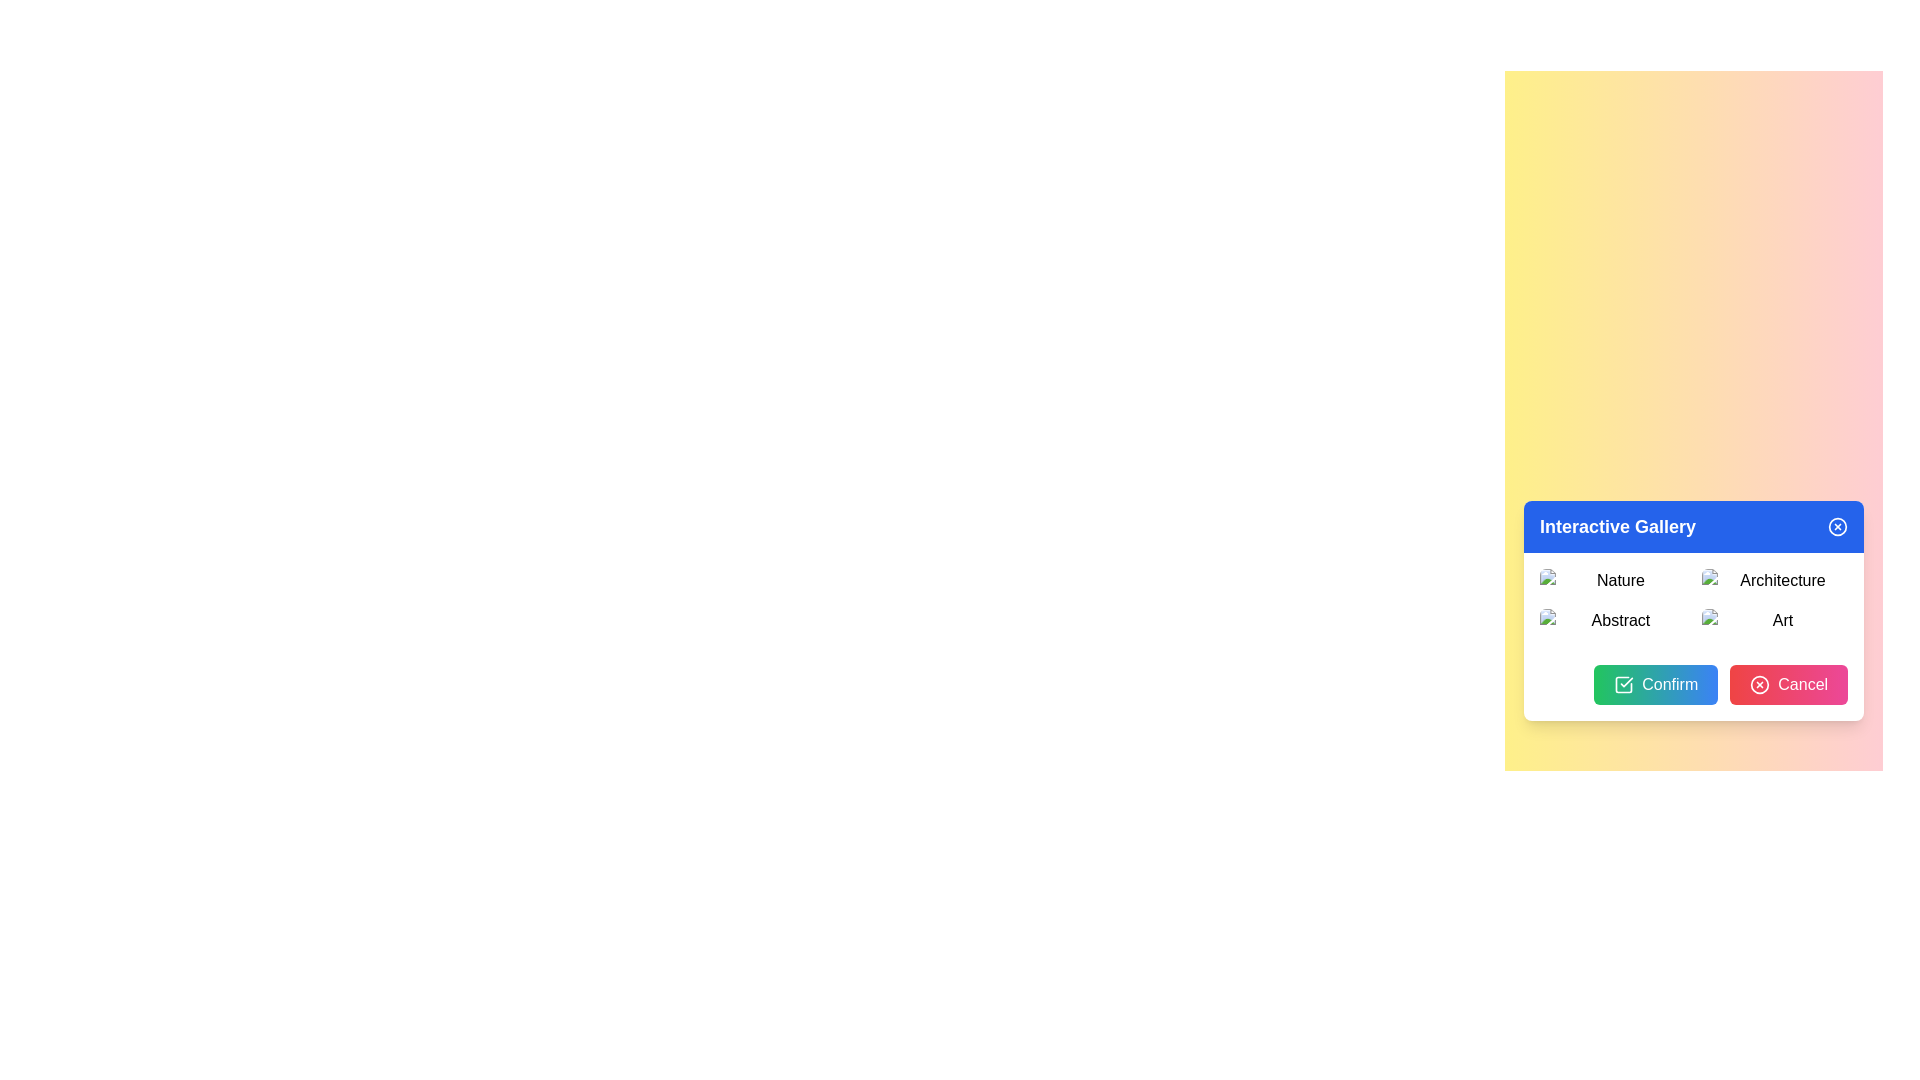  Describe the element at coordinates (1612, 581) in the screenshot. I see `the text label displaying 'Nature' in bold white font, located in the 'Interactive Gallery' modal above the leftmost image placeholder` at that location.